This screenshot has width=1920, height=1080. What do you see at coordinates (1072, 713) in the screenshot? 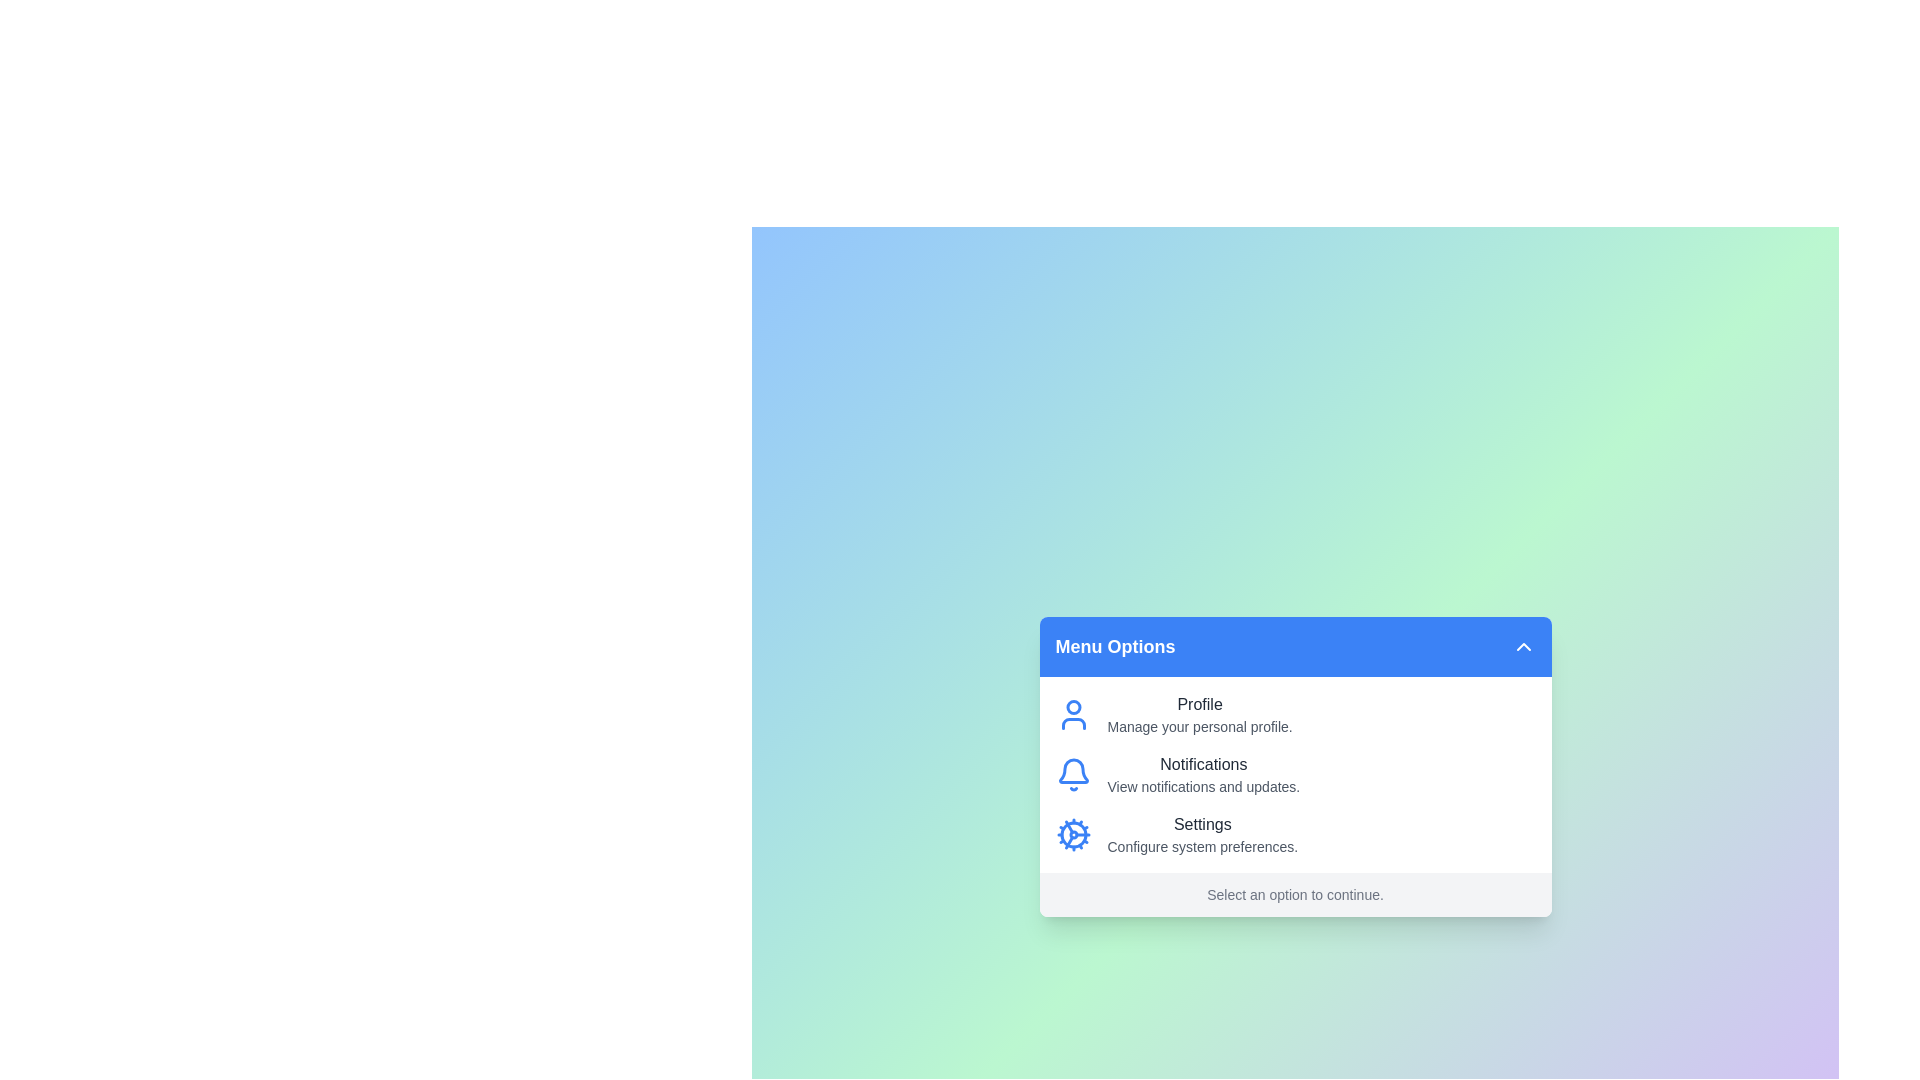
I see `the icon for Profile to select the corresponding menu option` at bounding box center [1072, 713].